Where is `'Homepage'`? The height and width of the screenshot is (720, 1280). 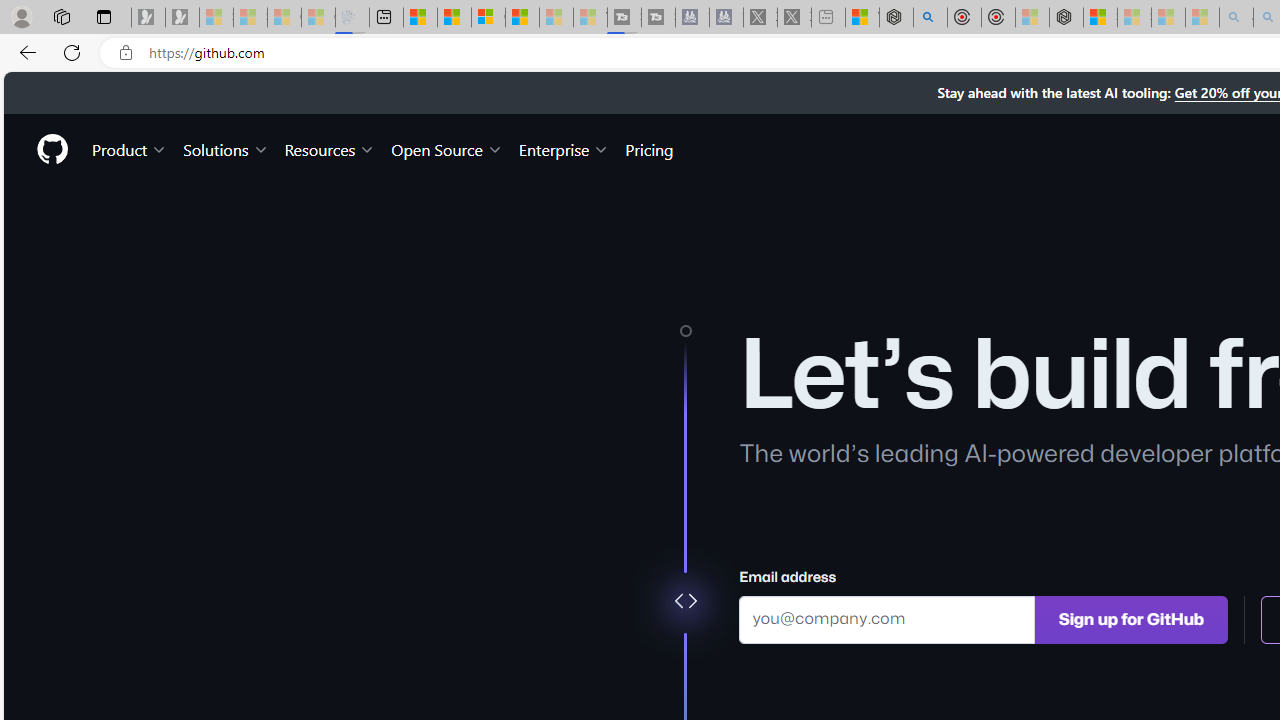
'Homepage' is located at coordinates (51, 148).